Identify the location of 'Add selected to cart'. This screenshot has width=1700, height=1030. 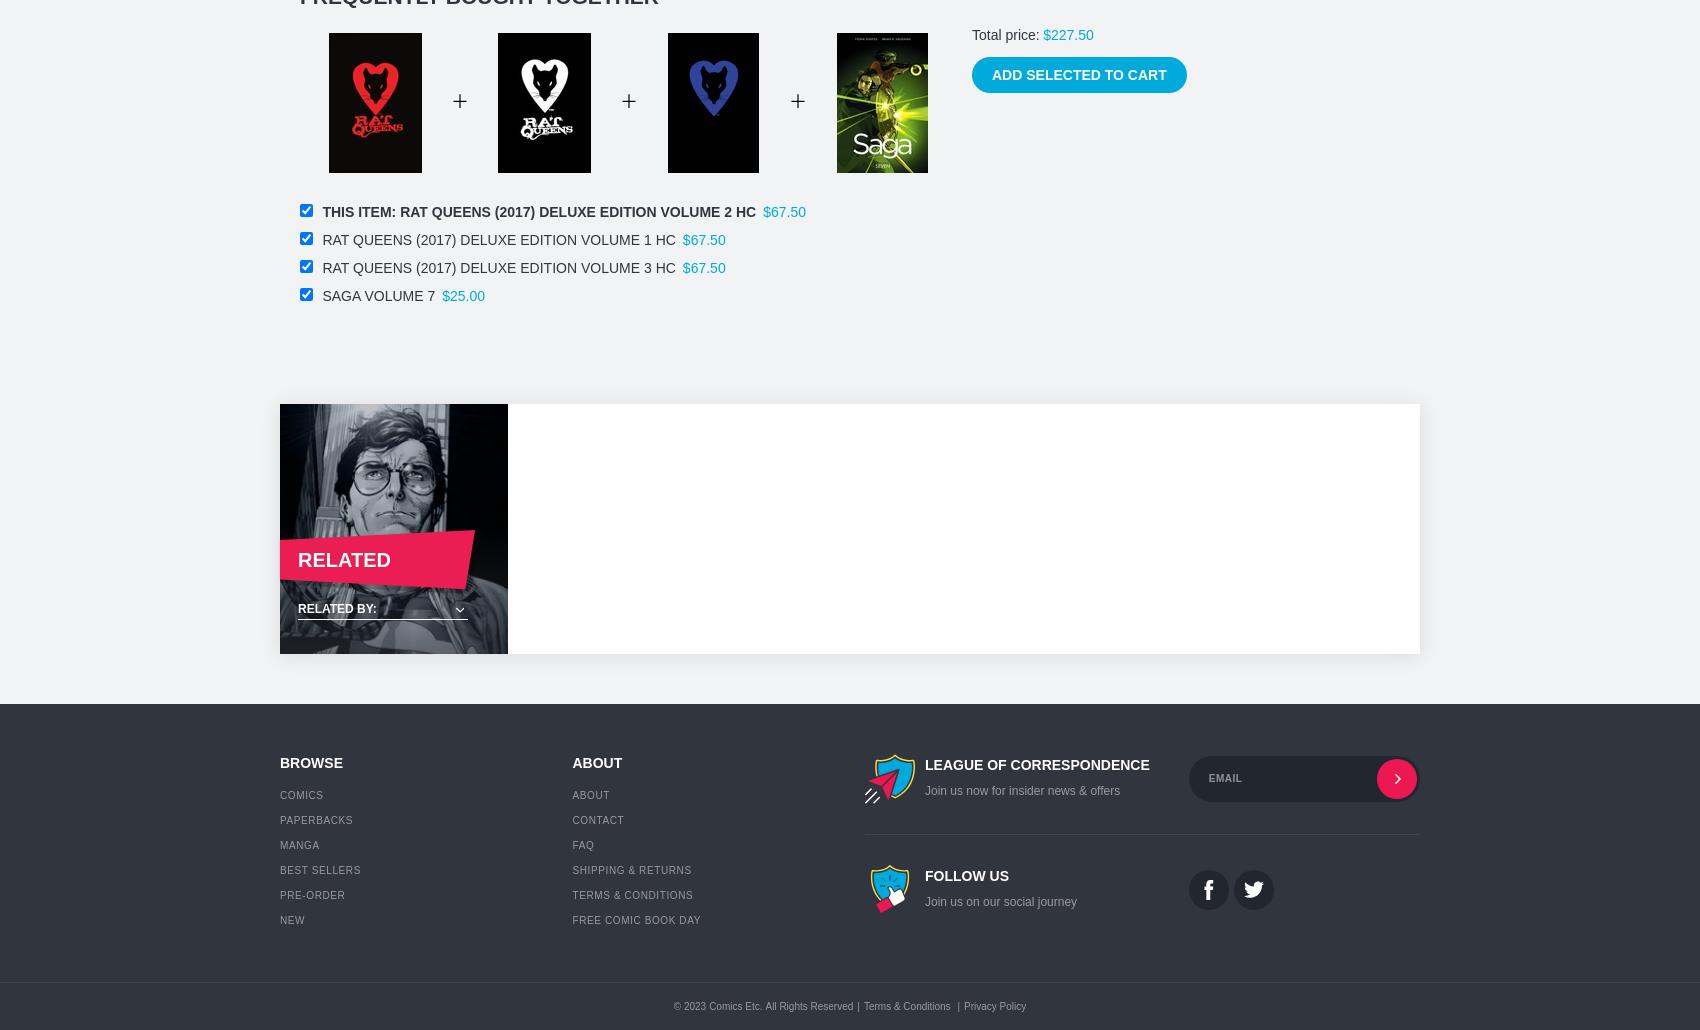
(1078, 73).